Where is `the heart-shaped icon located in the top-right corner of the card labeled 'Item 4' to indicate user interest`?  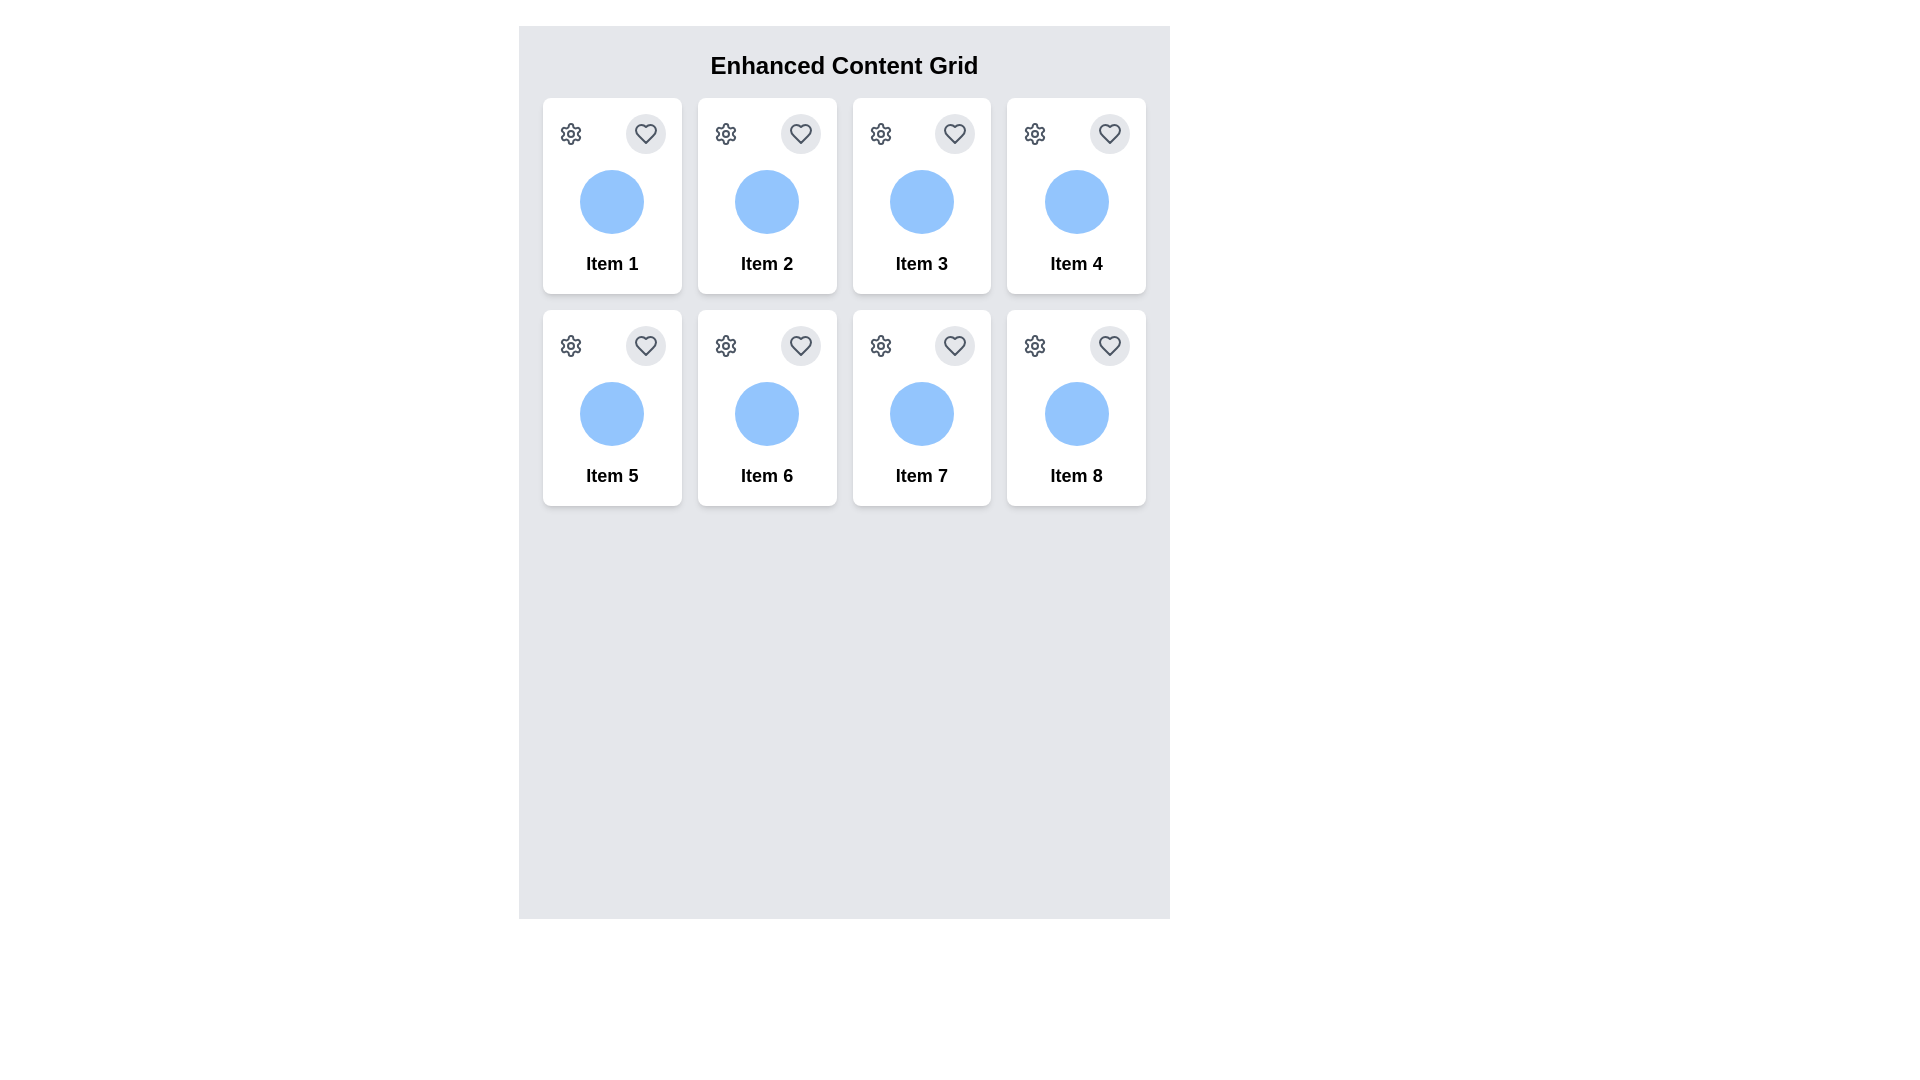 the heart-shaped icon located in the top-right corner of the card labeled 'Item 4' to indicate user interest is located at coordinates (1108, 134).